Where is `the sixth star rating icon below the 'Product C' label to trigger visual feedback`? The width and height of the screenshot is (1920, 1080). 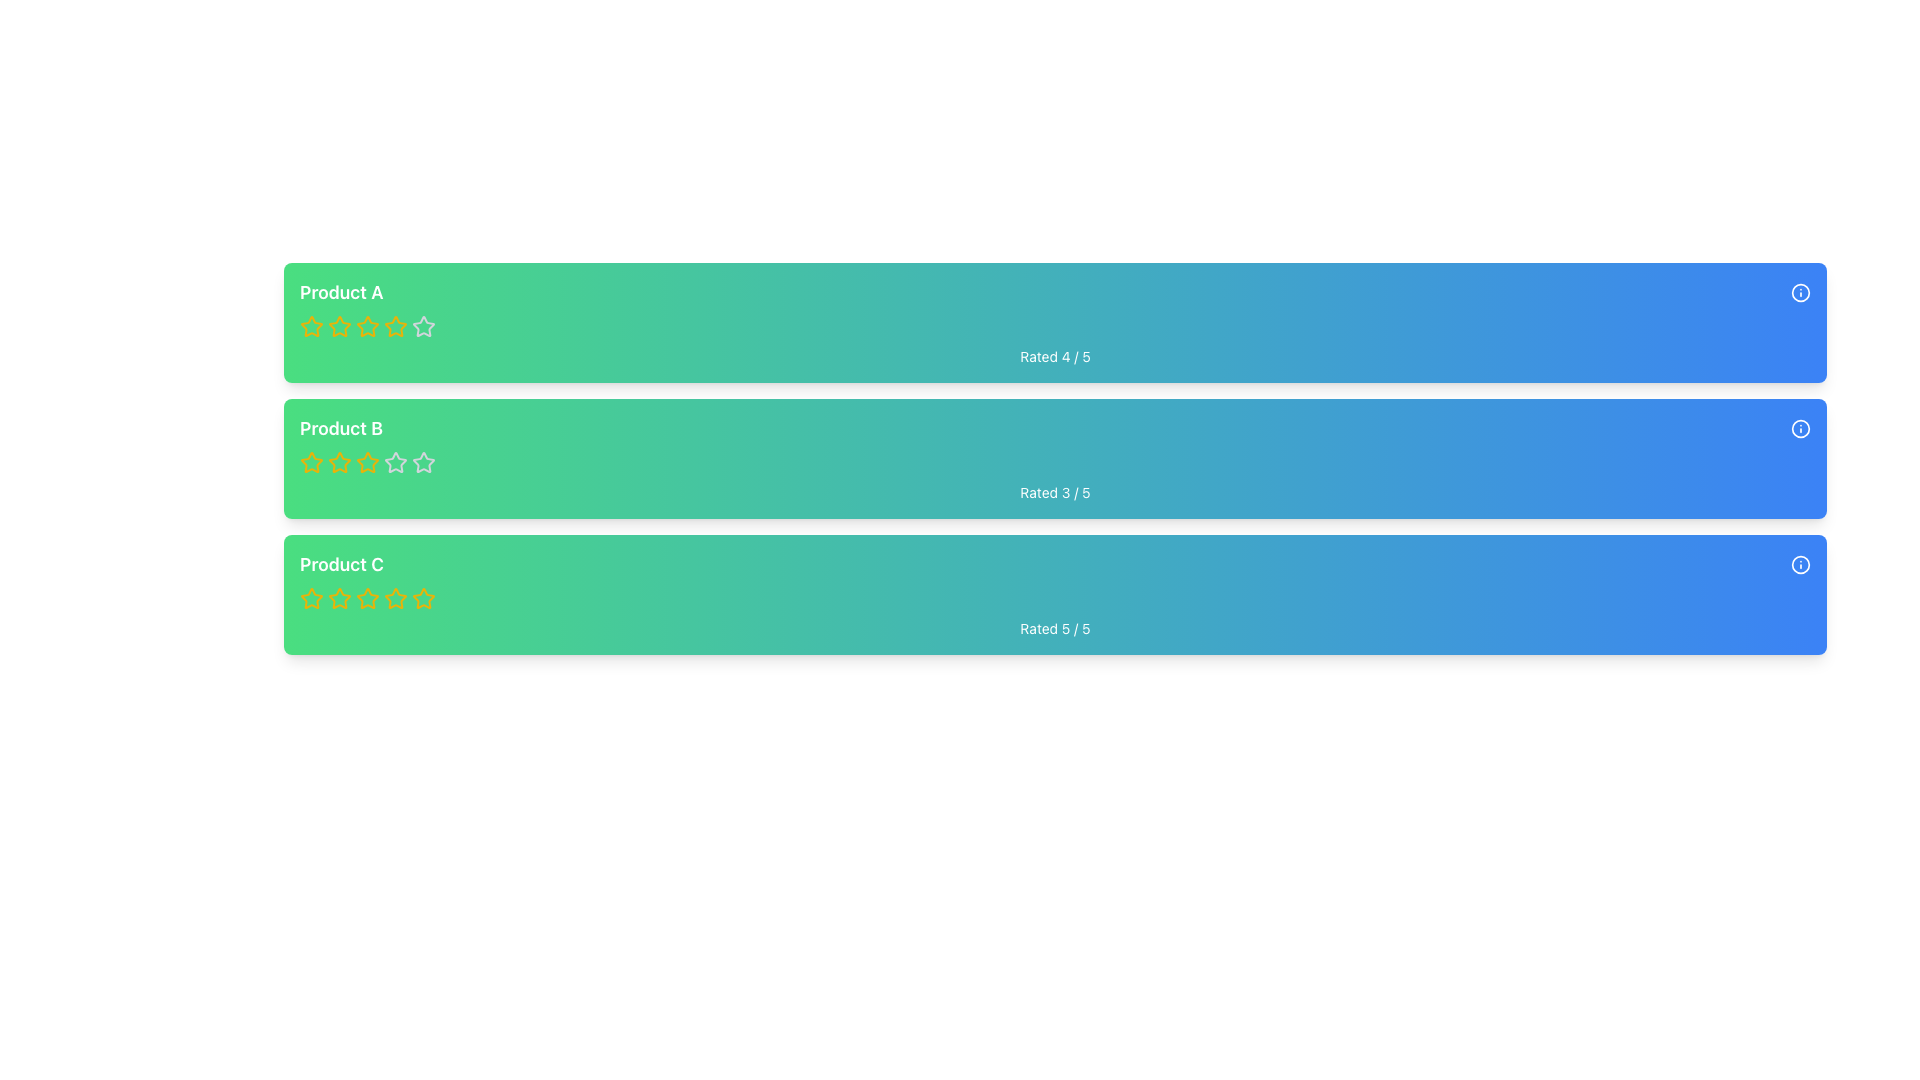 the sixth star rating icon below the 'Product C' label to trigger visual feedback is located at coordinates (395, 597).